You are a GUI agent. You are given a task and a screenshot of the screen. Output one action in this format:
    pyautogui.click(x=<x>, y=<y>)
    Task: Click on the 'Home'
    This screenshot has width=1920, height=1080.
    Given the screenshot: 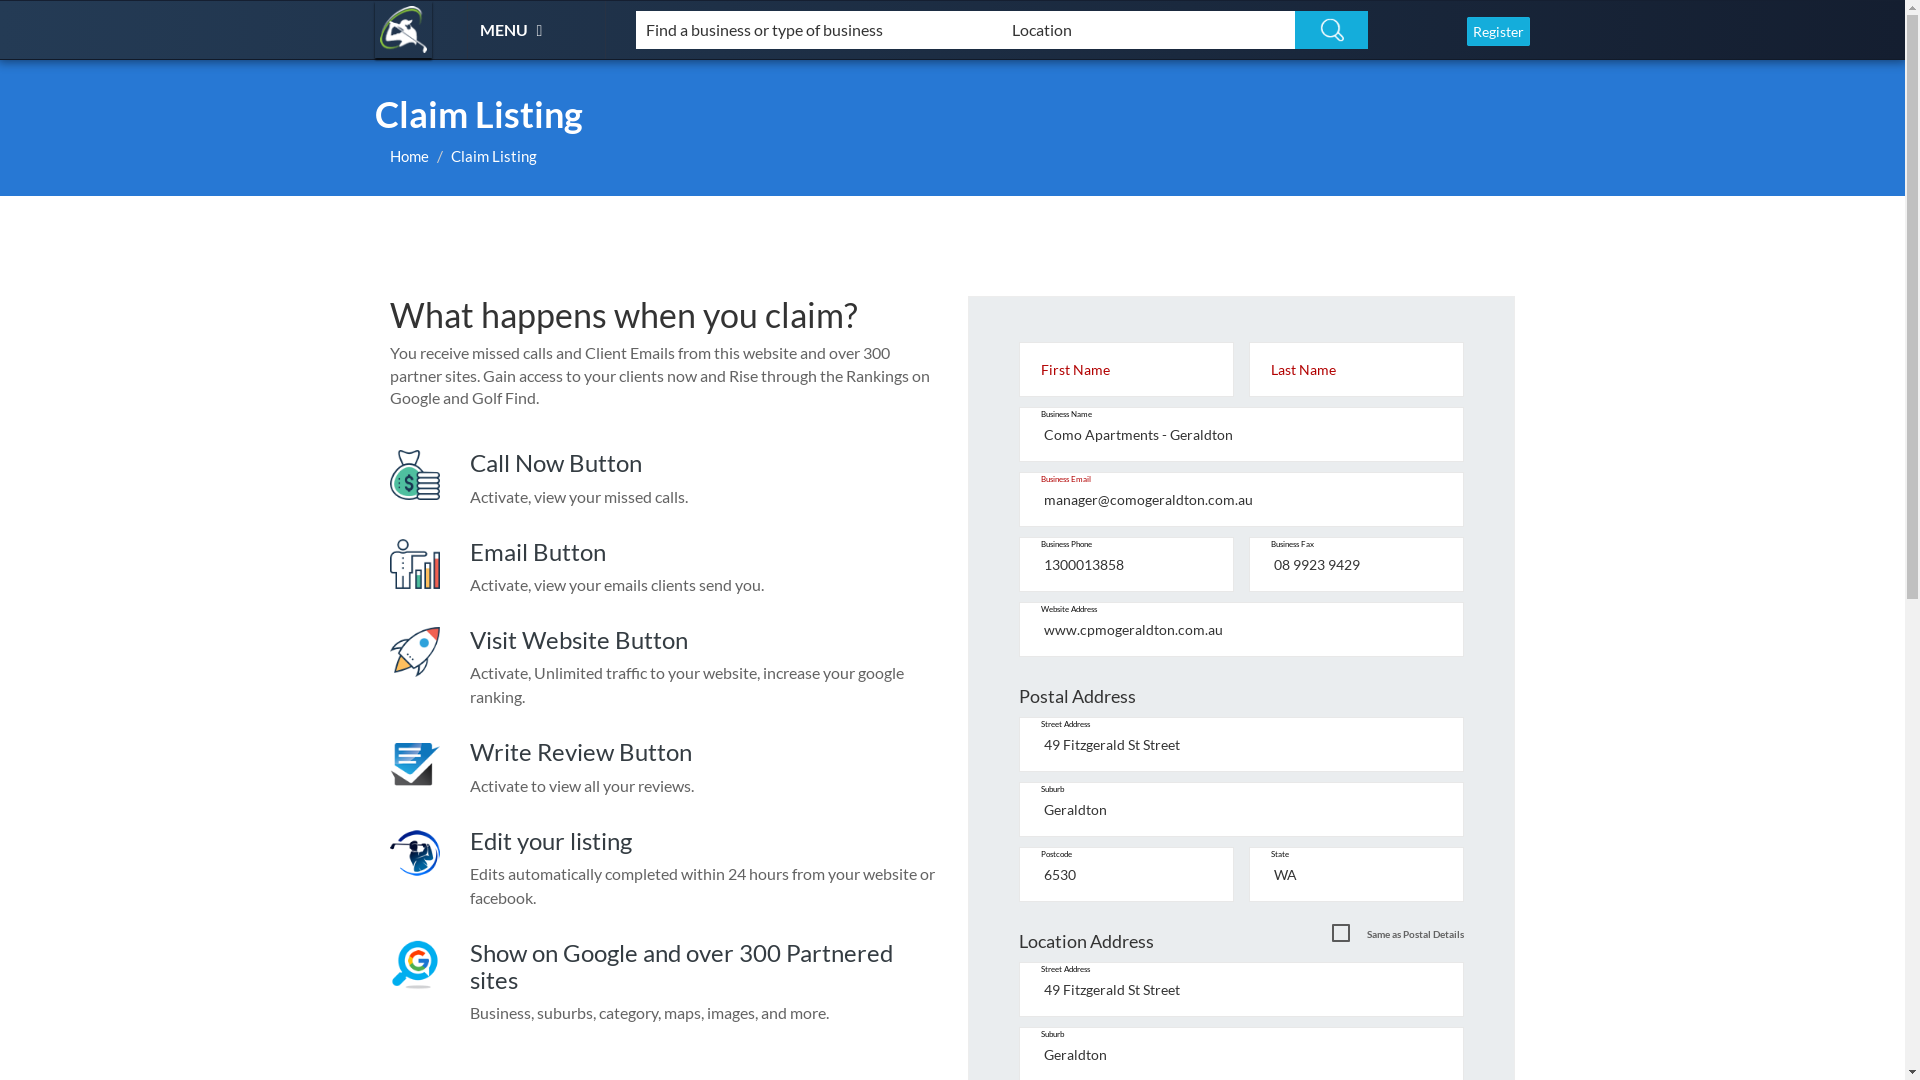 What is the action you would take?
    pyautogui.click(x=408, y=154)
    